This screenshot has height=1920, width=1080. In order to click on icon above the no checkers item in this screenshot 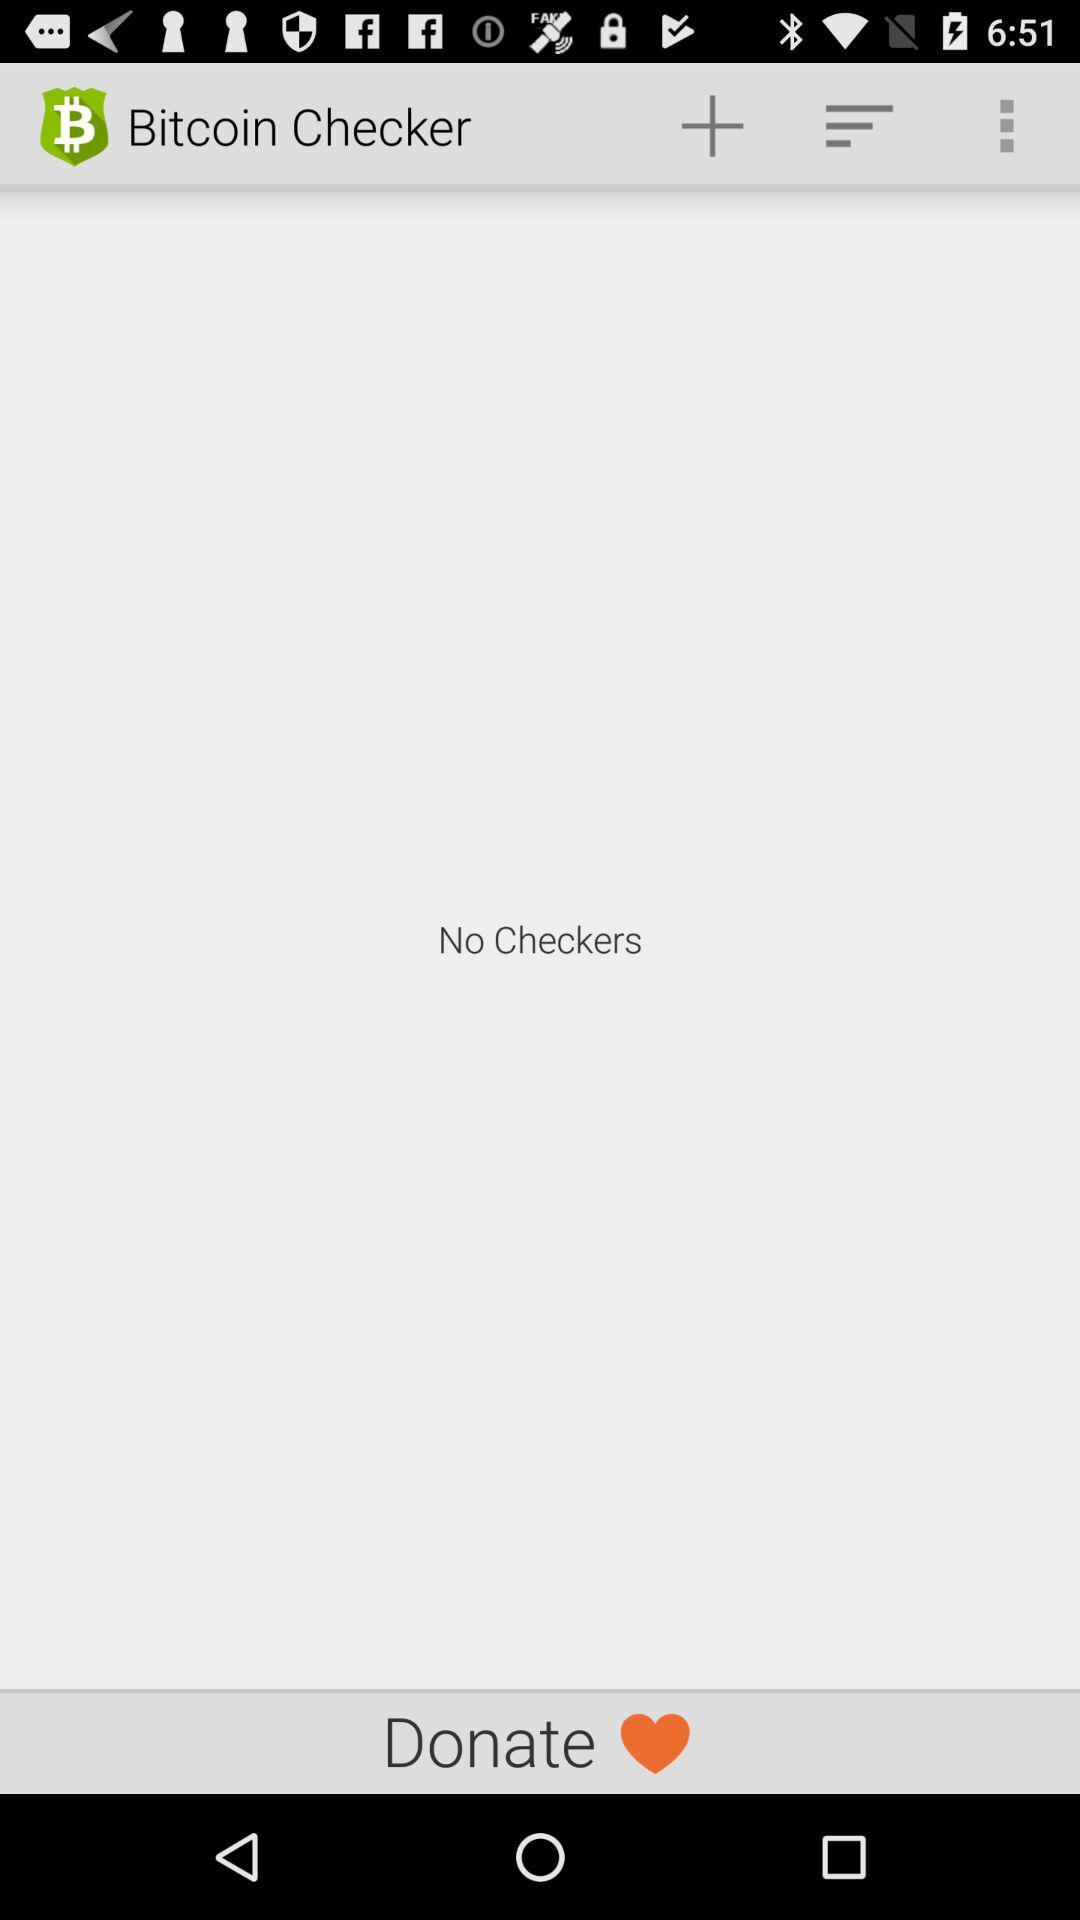, I will do `click(858, 124)`.